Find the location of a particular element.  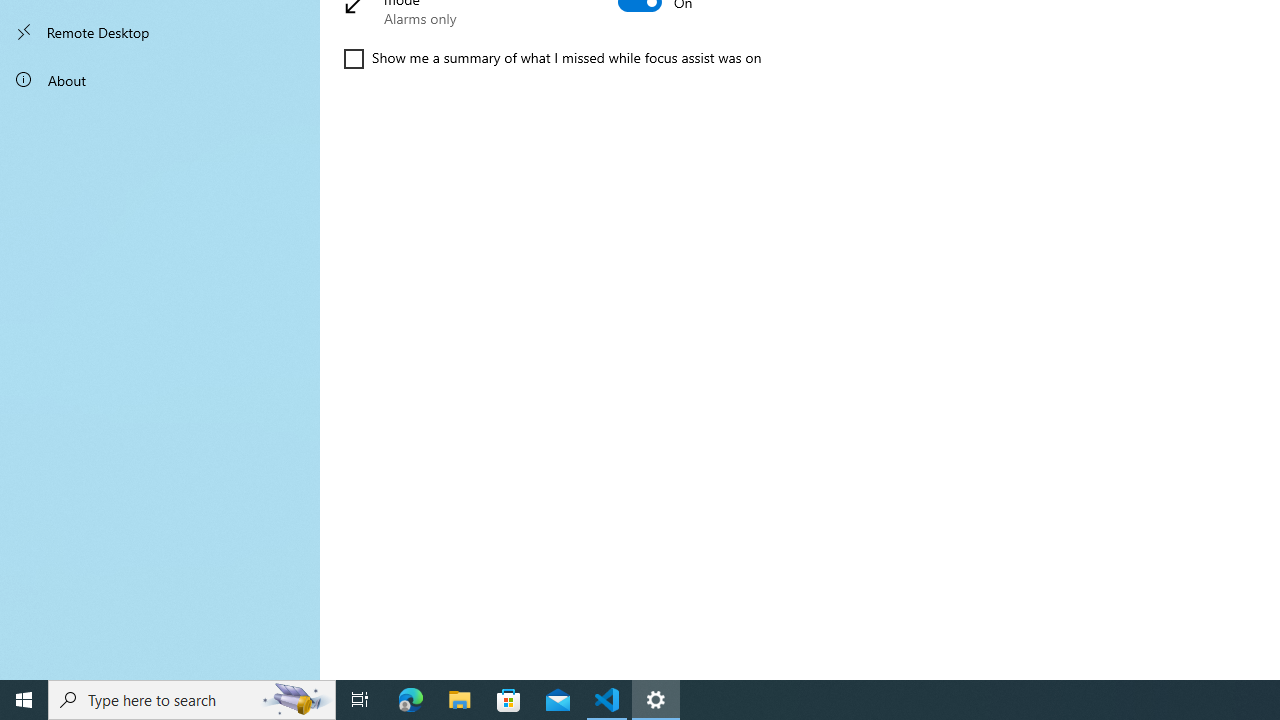

'File Explorer' is located at coordinates (459, 698).